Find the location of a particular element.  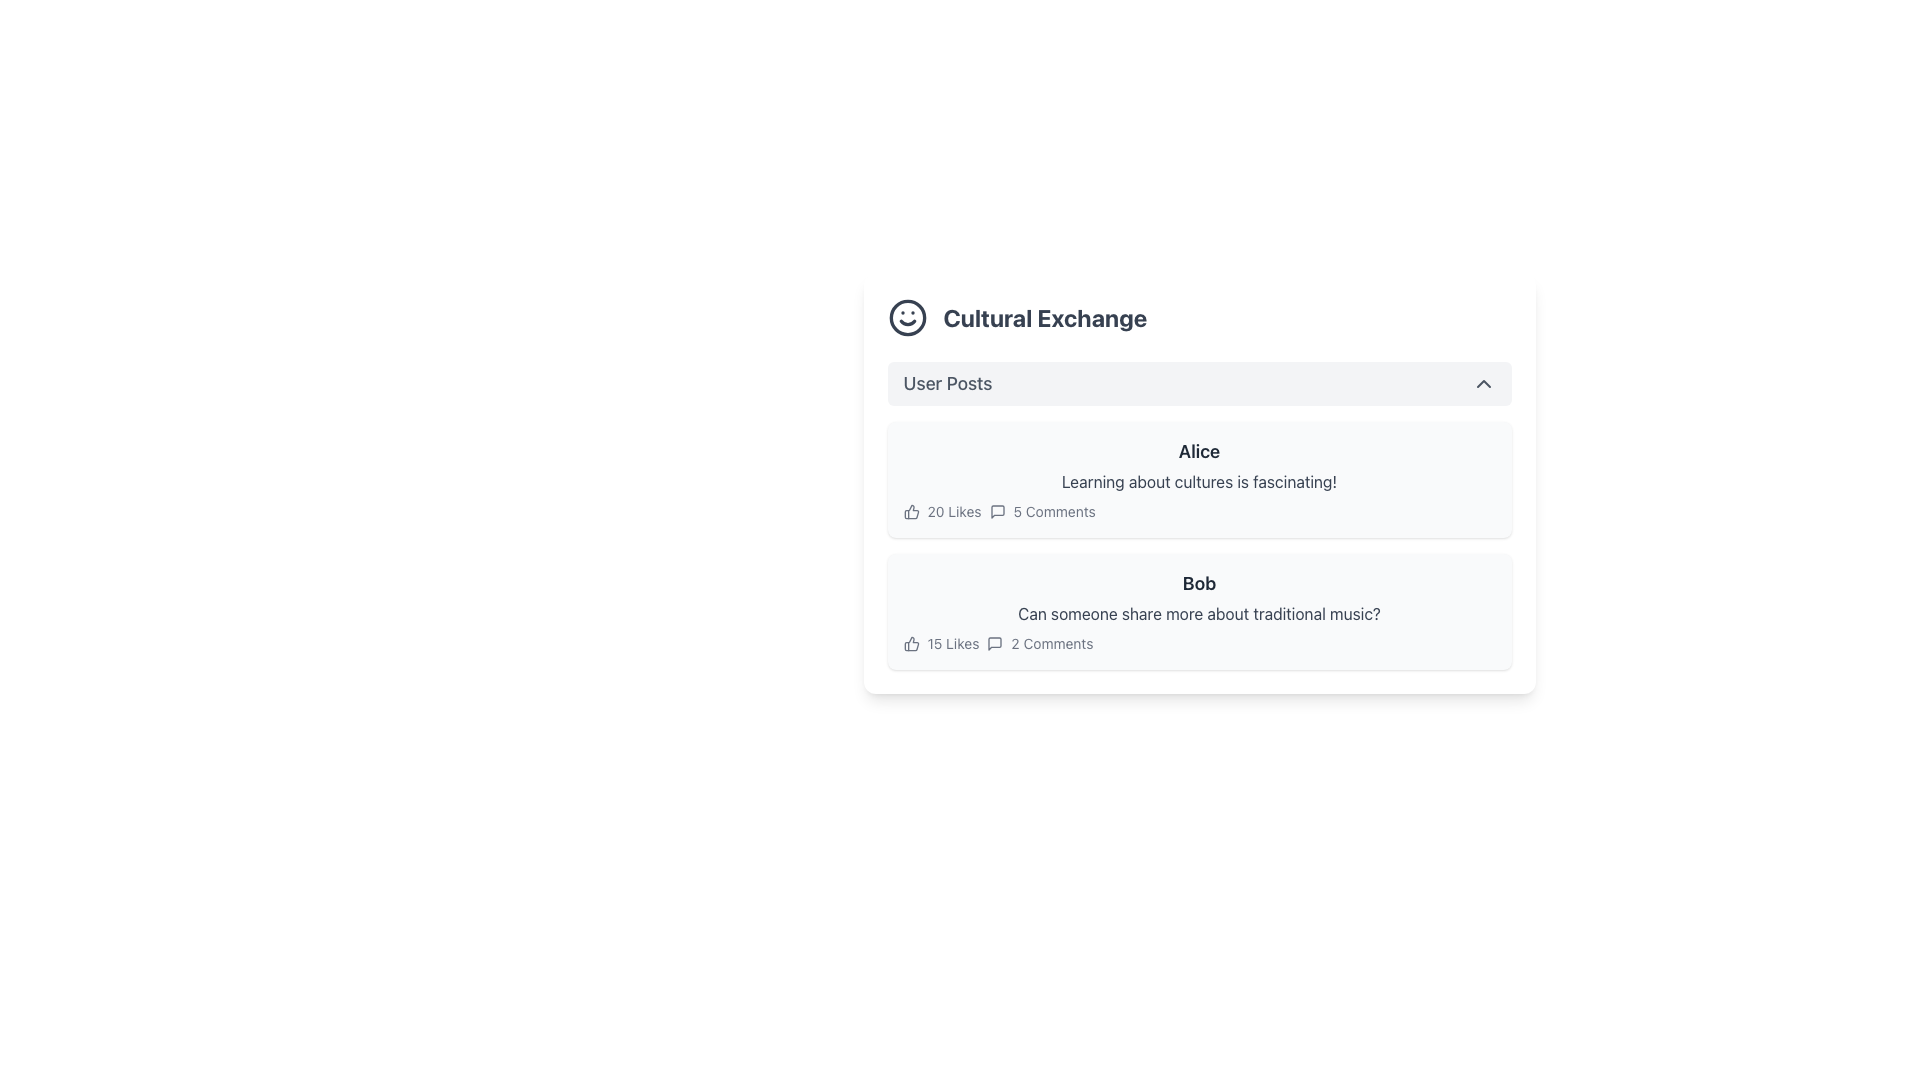

the 'Cultural Exchange' text label, which is styled in a bold and larger font, located prominently next to a smiling face icon is located at coordinates (1044, 316).